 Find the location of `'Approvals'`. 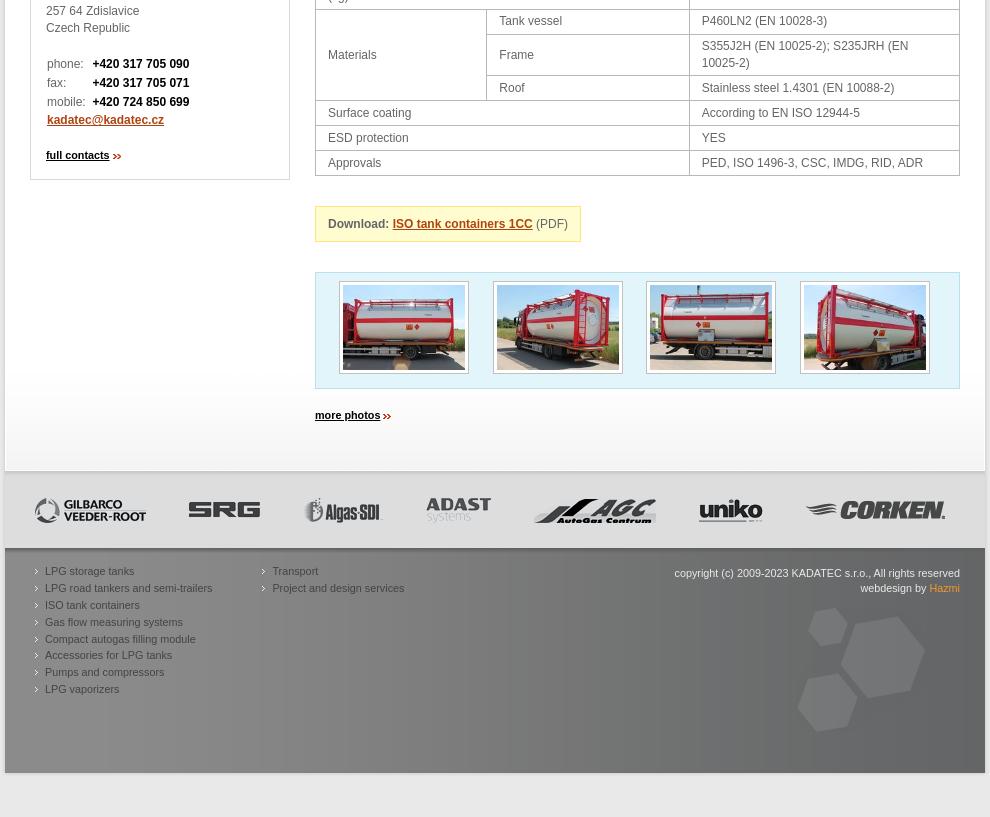

'Approvals' is located at coordinates (354, 162).